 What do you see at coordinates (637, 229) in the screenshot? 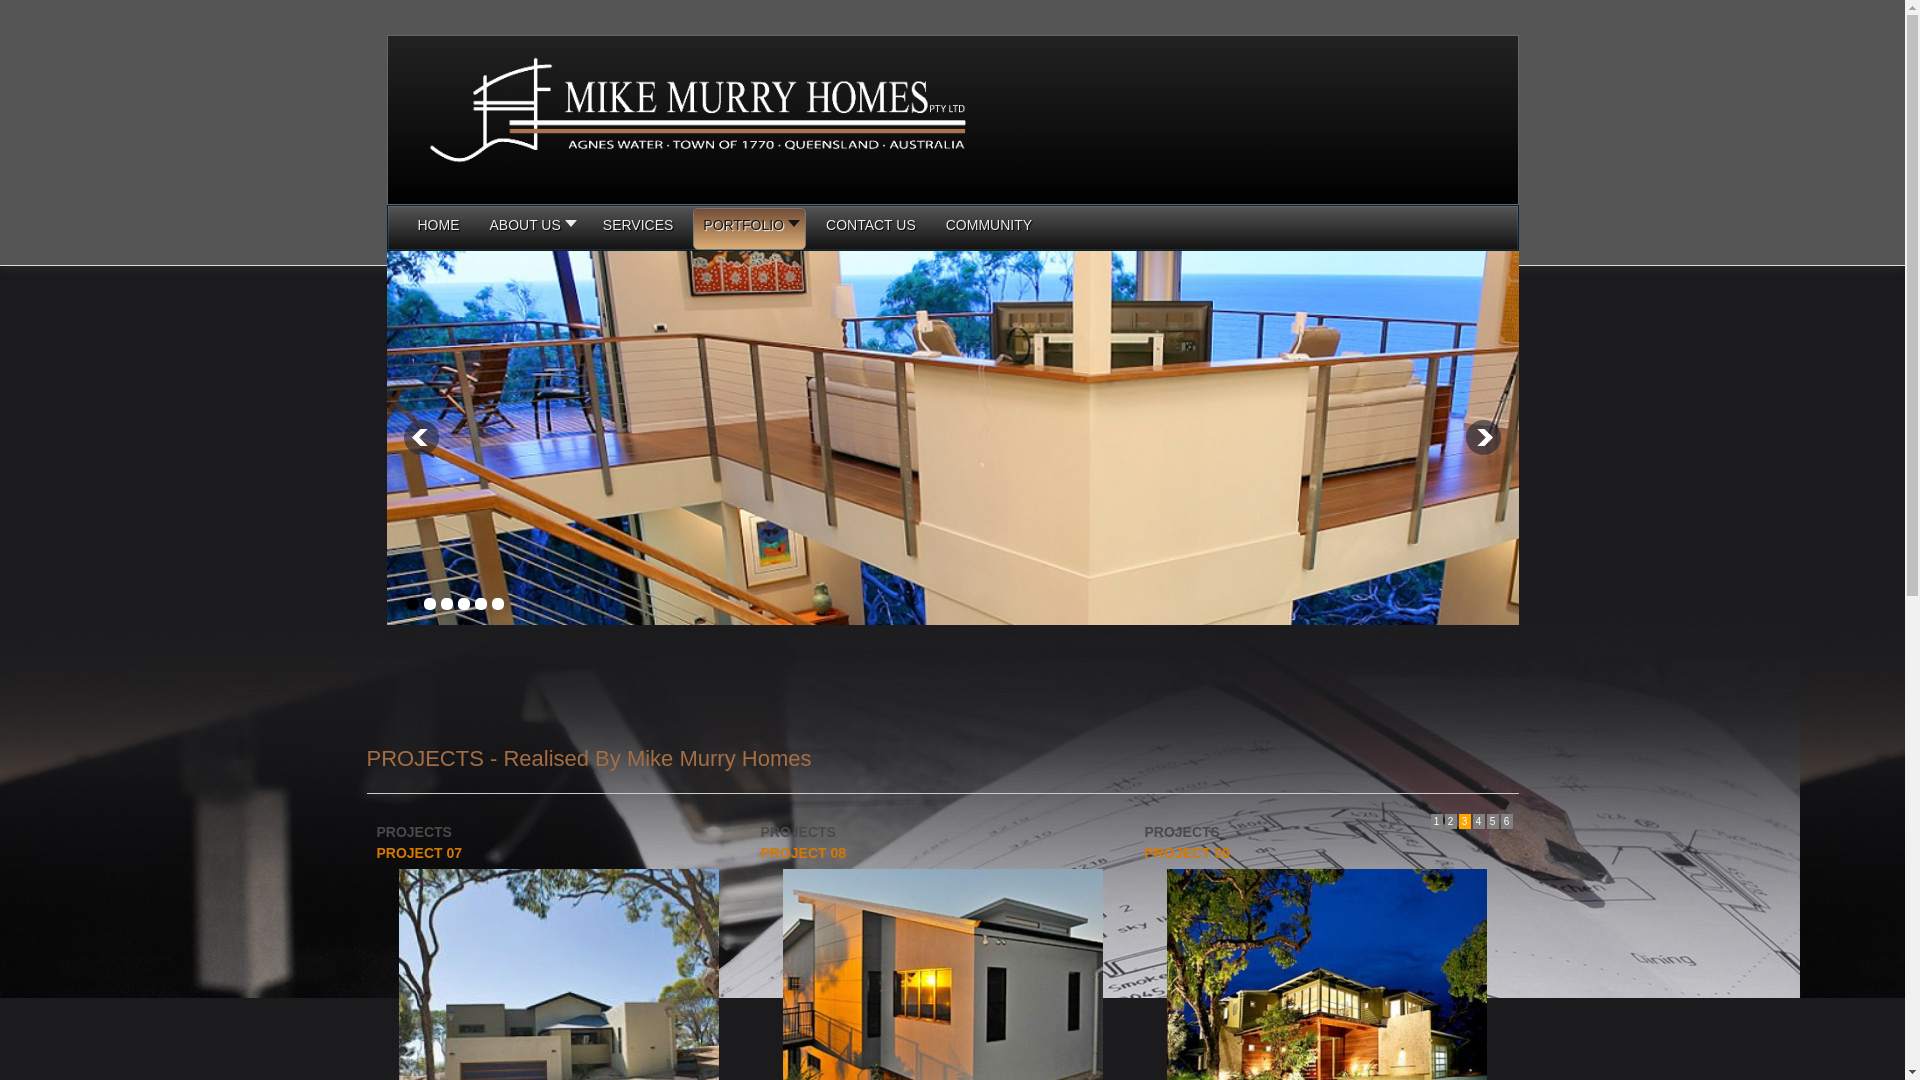
I see `'SERVICES'` at bounding box center [637, 229].